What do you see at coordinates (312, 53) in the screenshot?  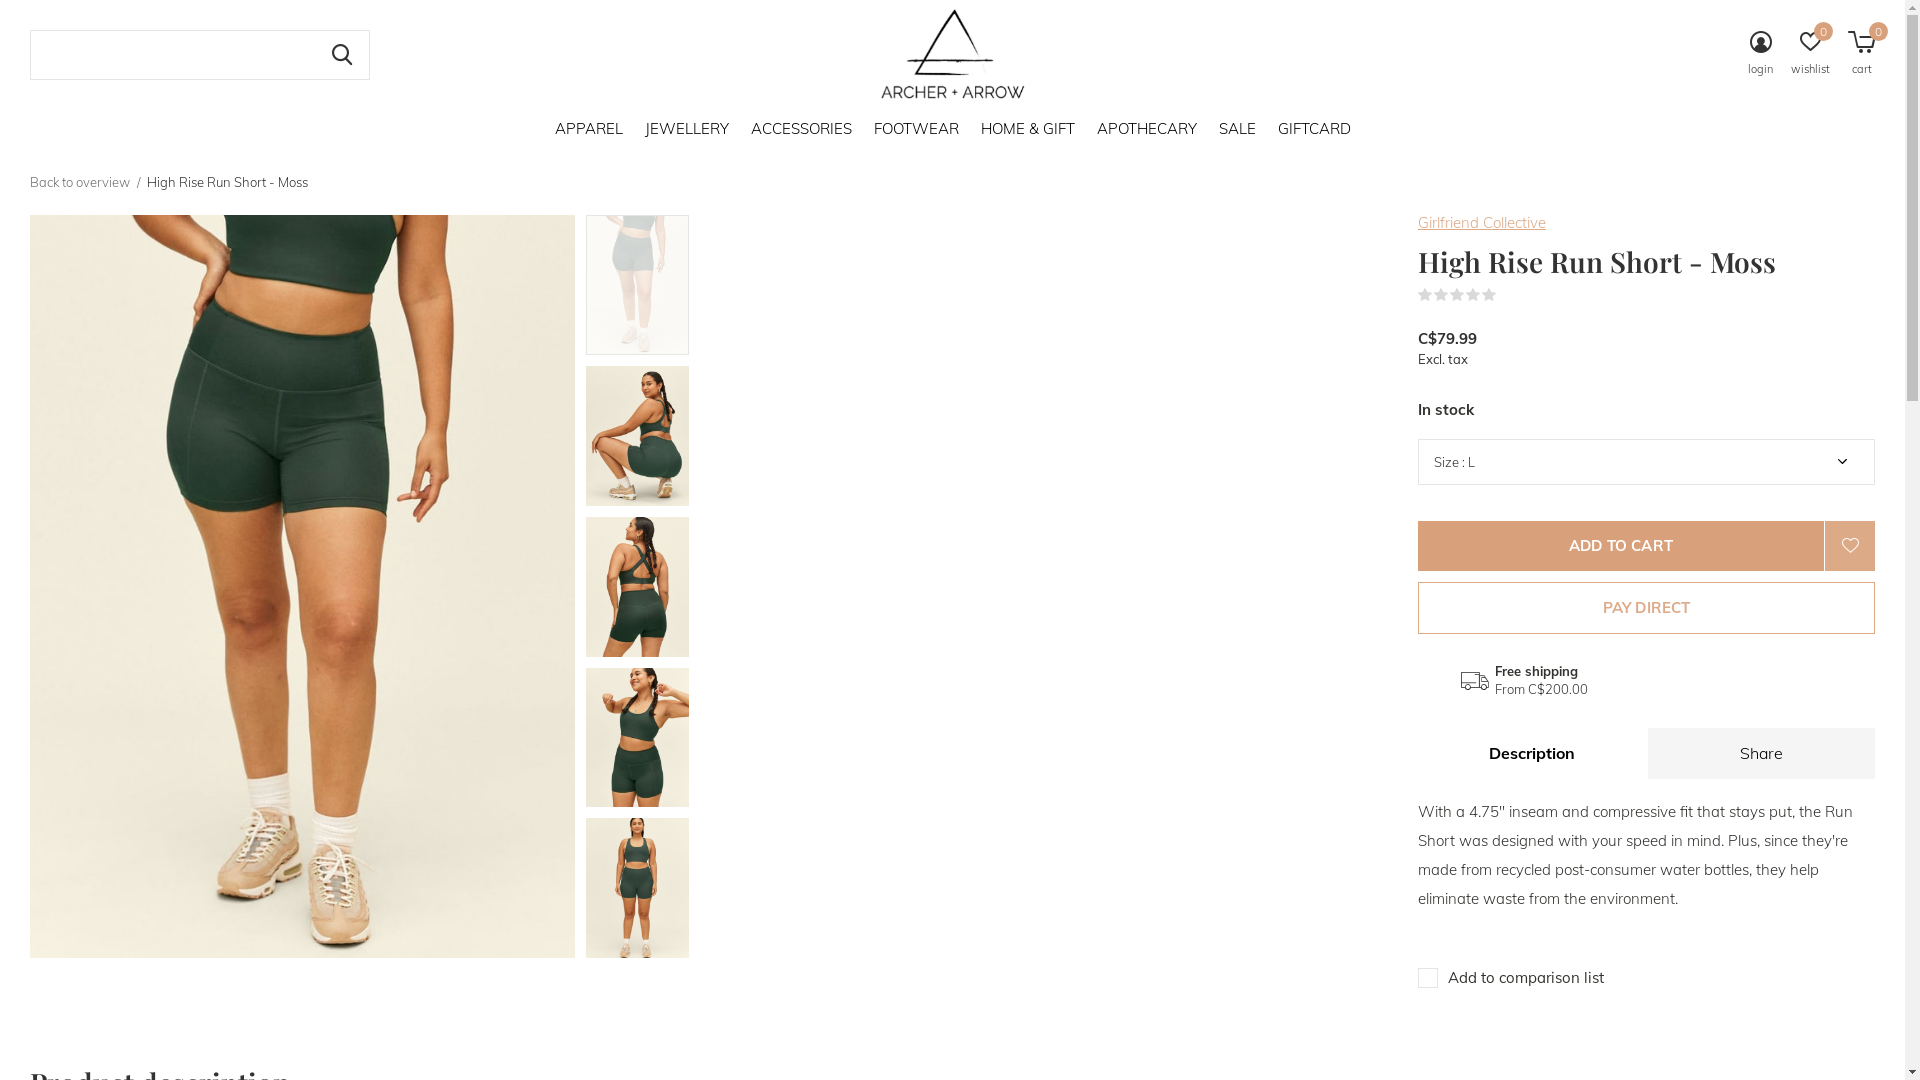 I see `'SEARCH'` at bounding box center [312, 53].